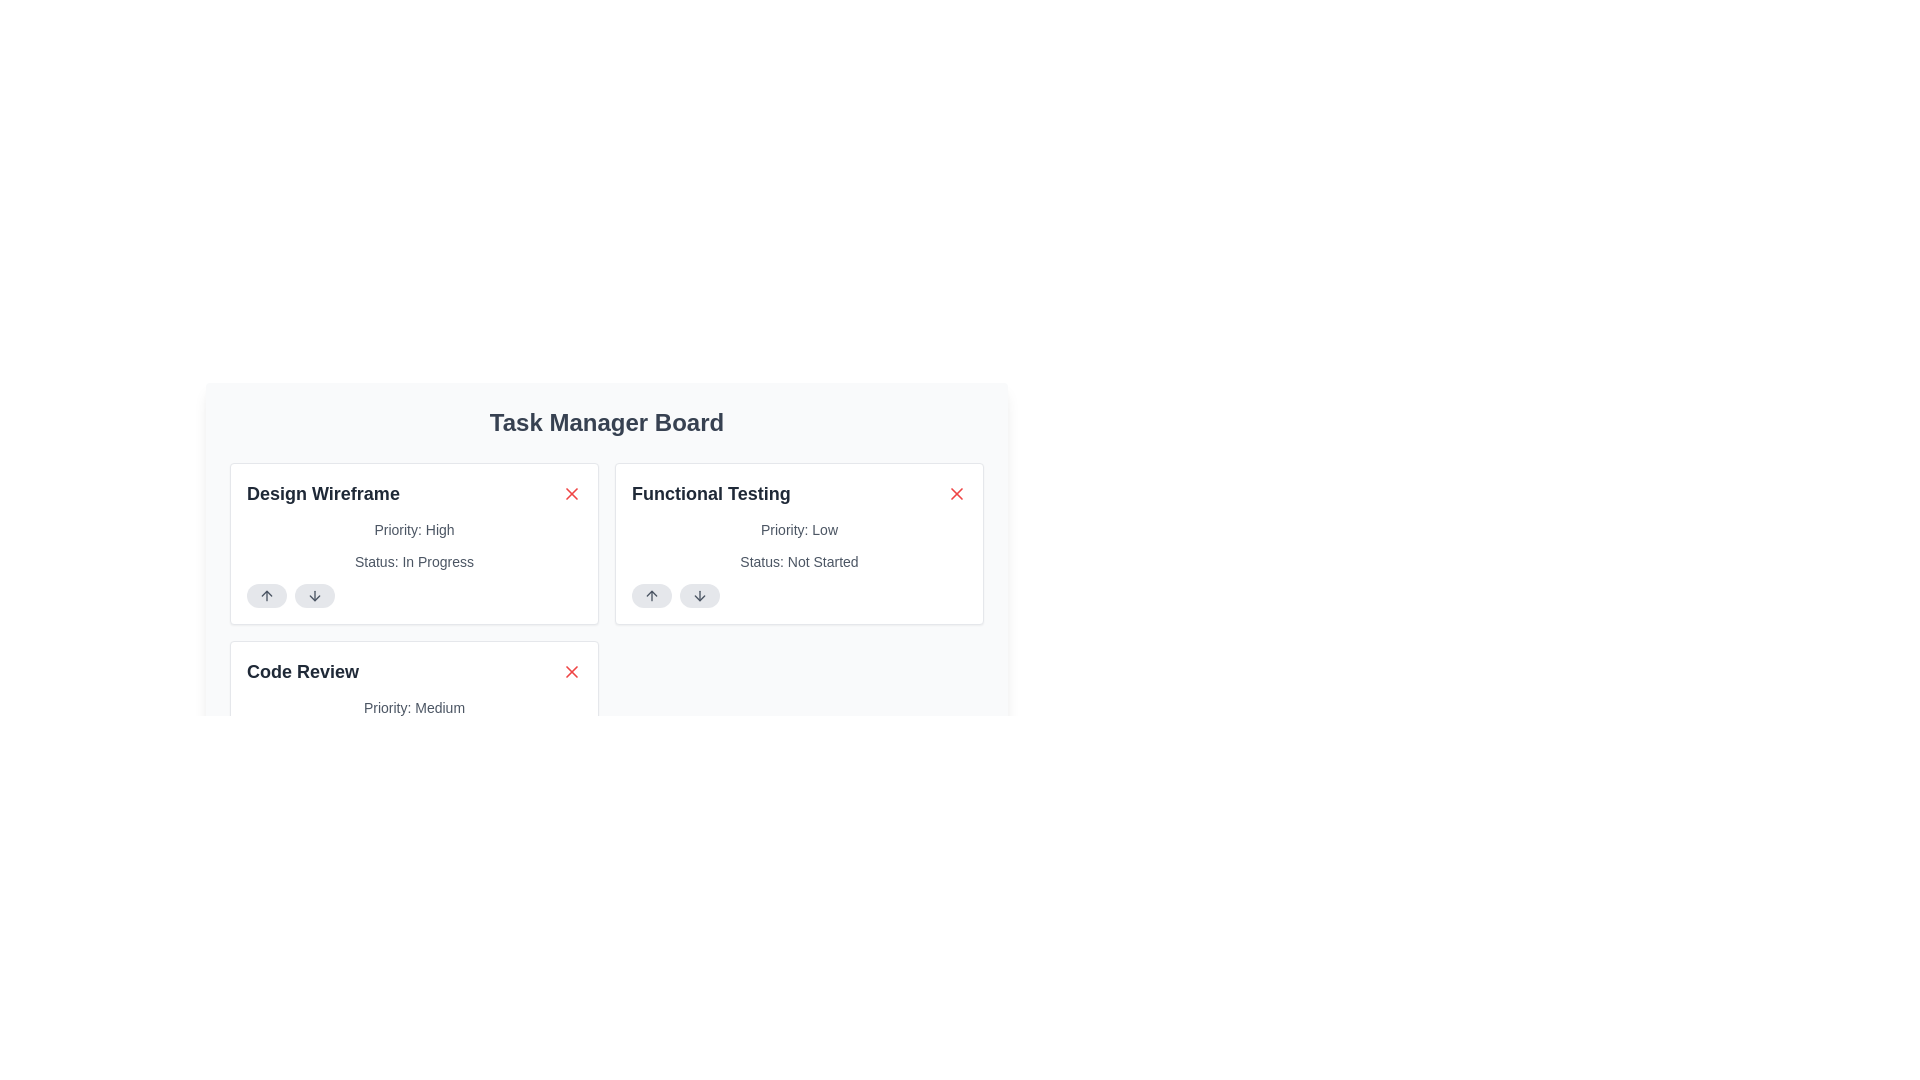 The width and height of the screenshot is (1920, 1080). Describe the element at coordinates (798, 562) in the screenshot. I see `the 'Status: Not Started' text label located within the 'Functional Testing' task card in the 'Task Manager Board' interface` at that location.